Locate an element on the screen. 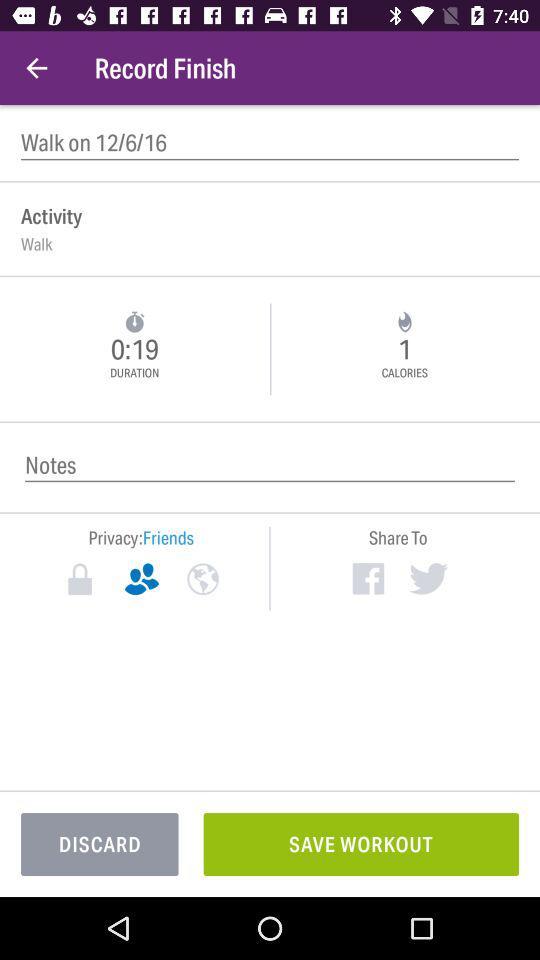 This screenshot has width=540, height=960. switch friends is located at coordinates (140, 579).